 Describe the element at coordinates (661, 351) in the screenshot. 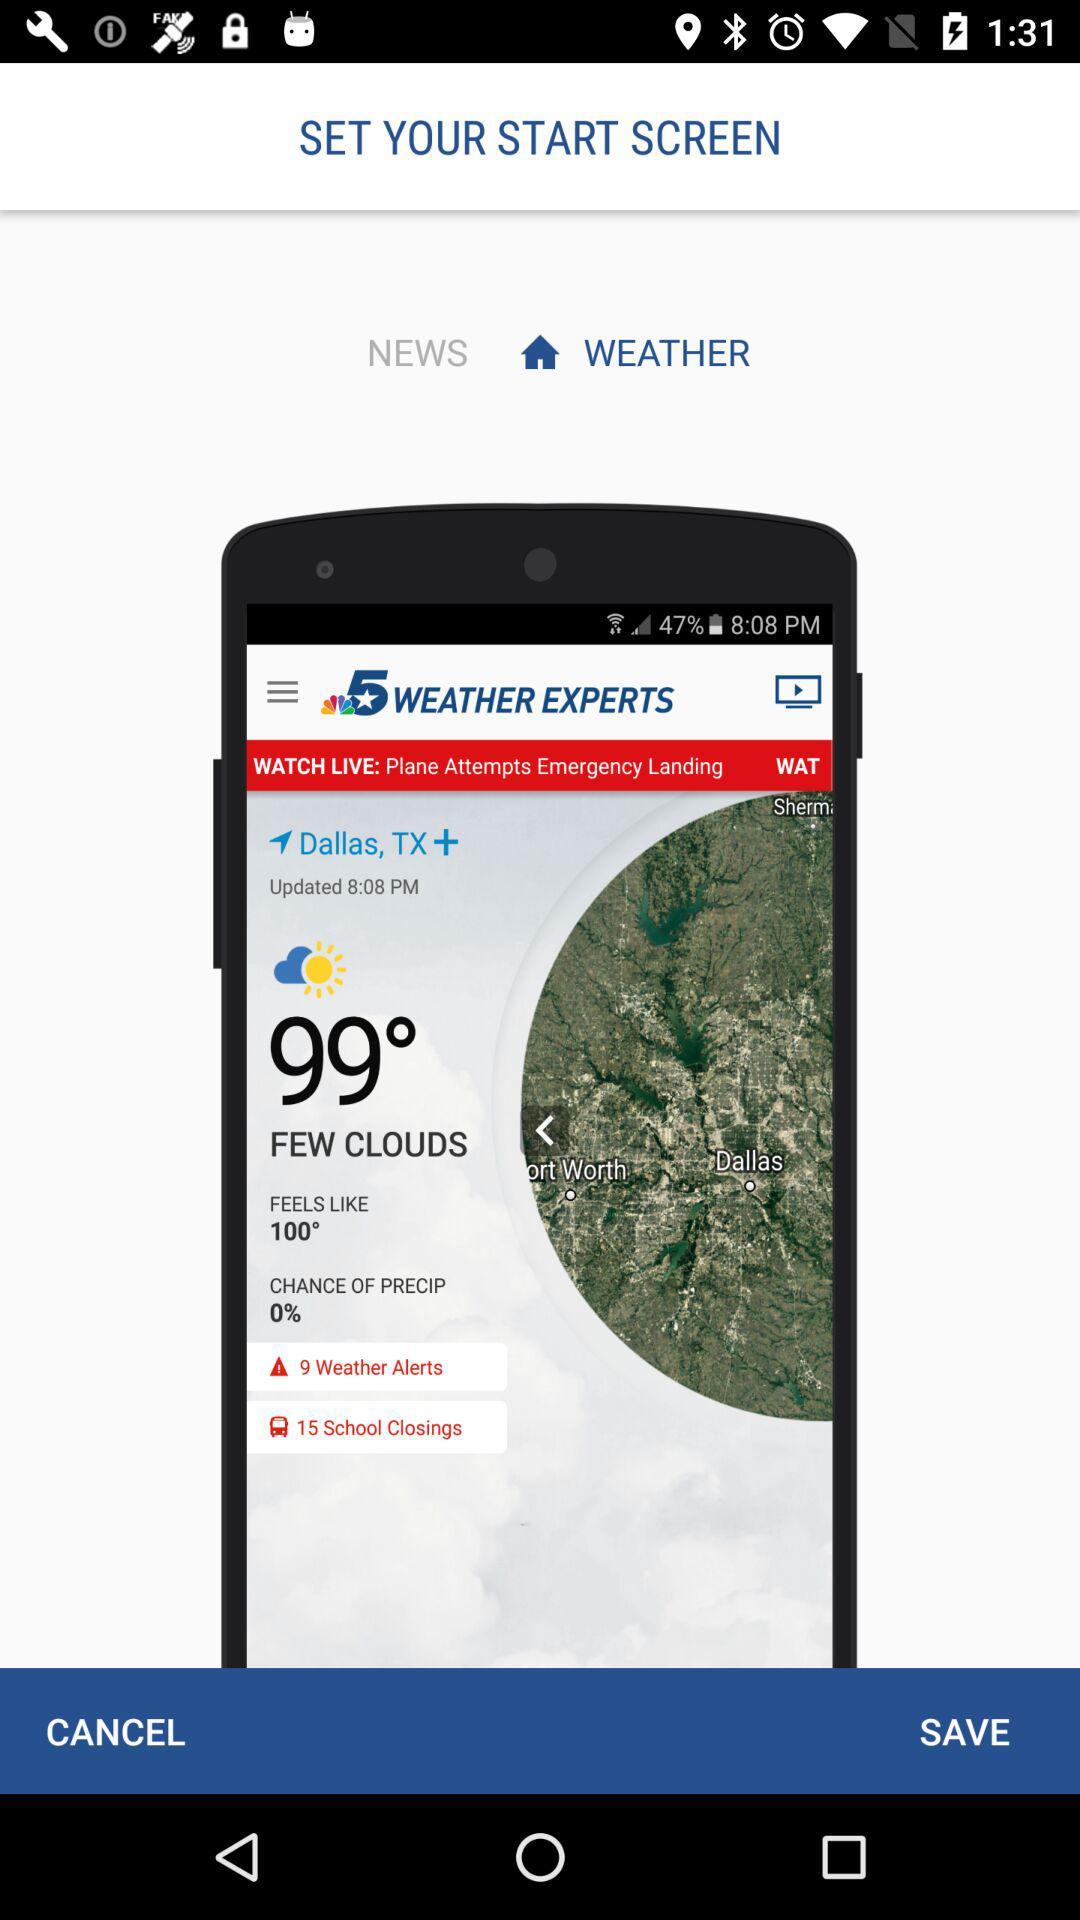

I see `the weather` at that location.